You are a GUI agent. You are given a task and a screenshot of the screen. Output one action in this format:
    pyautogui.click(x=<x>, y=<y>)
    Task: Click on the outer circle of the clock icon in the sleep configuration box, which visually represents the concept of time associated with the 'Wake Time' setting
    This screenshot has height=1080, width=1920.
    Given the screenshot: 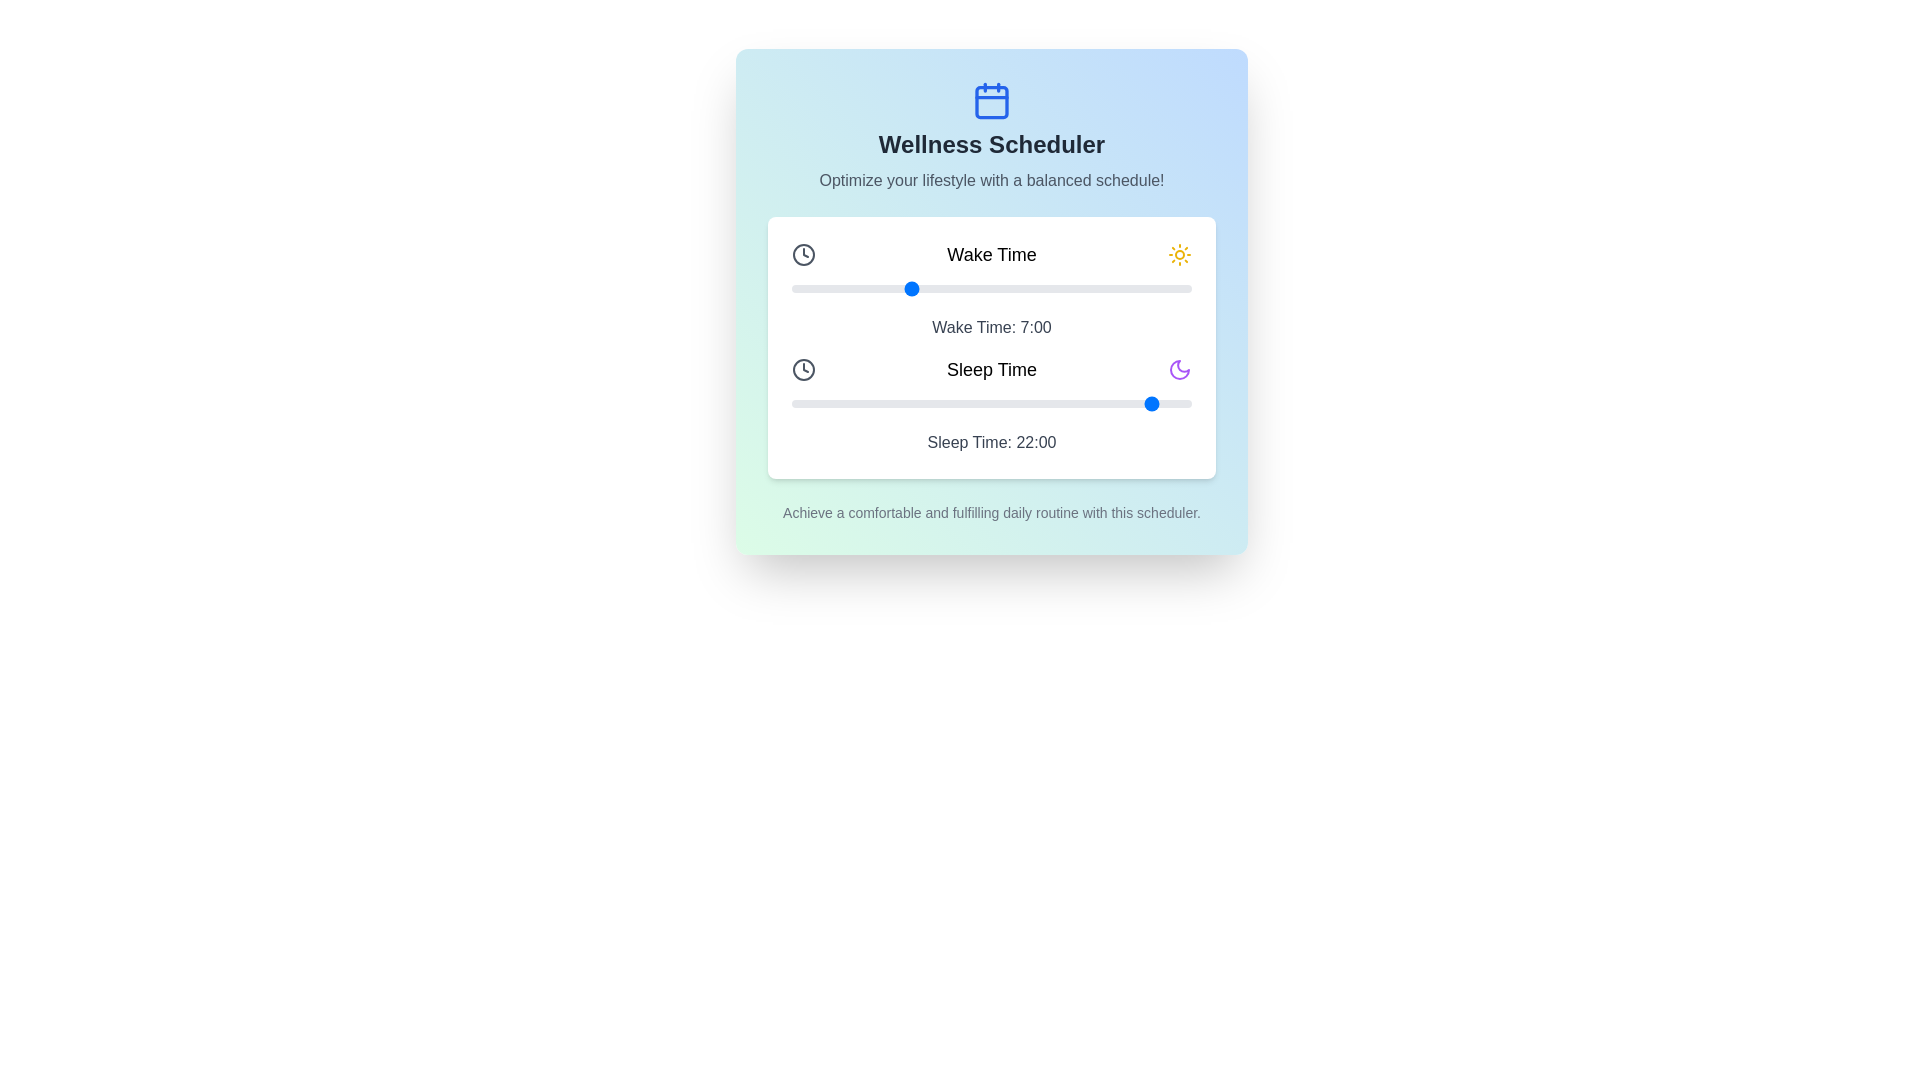 What is the action you would take?
    pyautogui.click(x=804, y=370)
    